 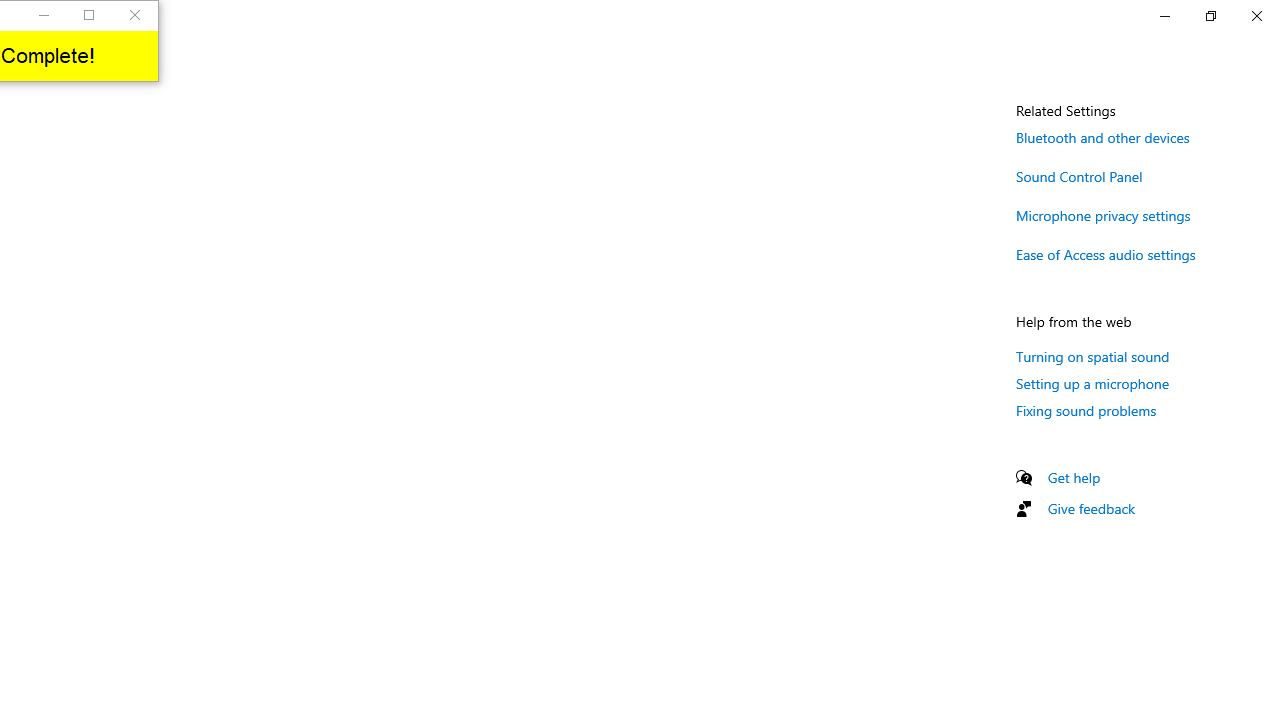 I want to click on 'Fixing sound problems', so click(x=1085, y=409).